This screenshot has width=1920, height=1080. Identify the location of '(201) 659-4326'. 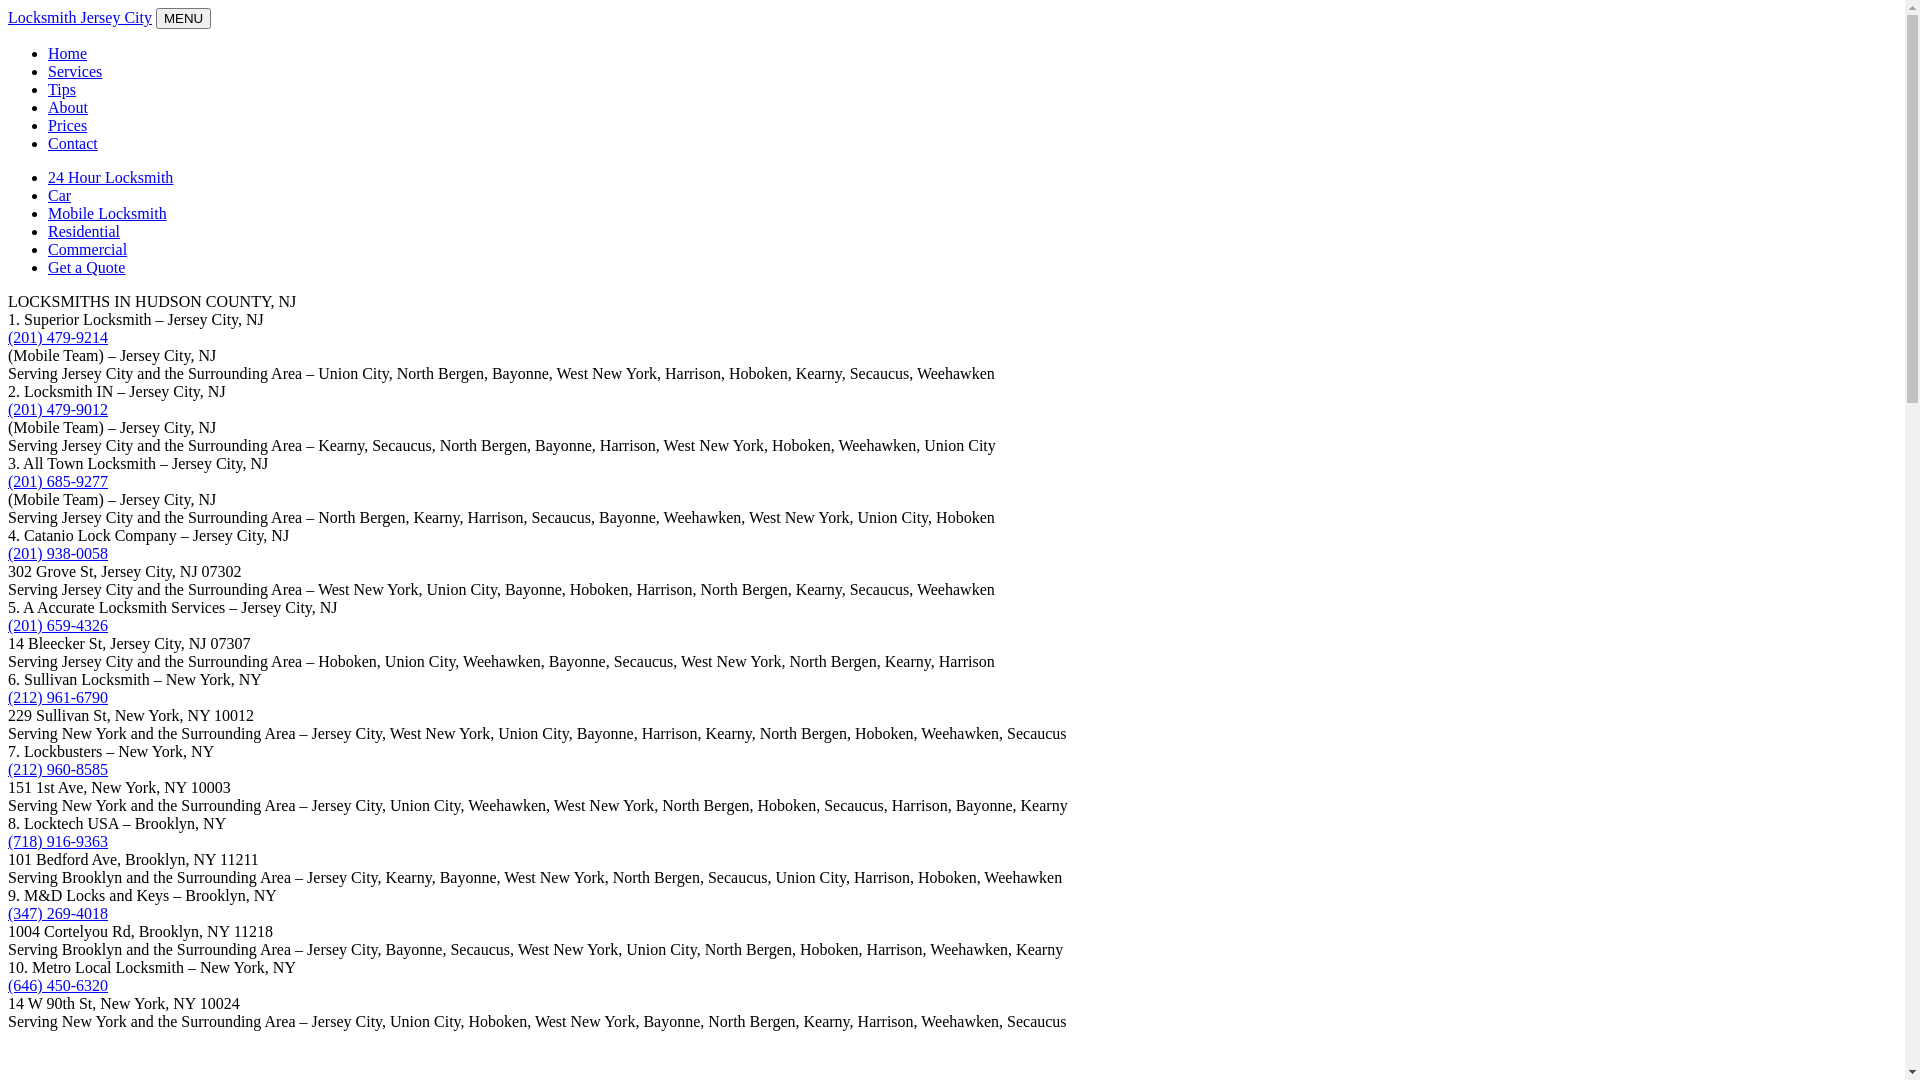
(57, 624).